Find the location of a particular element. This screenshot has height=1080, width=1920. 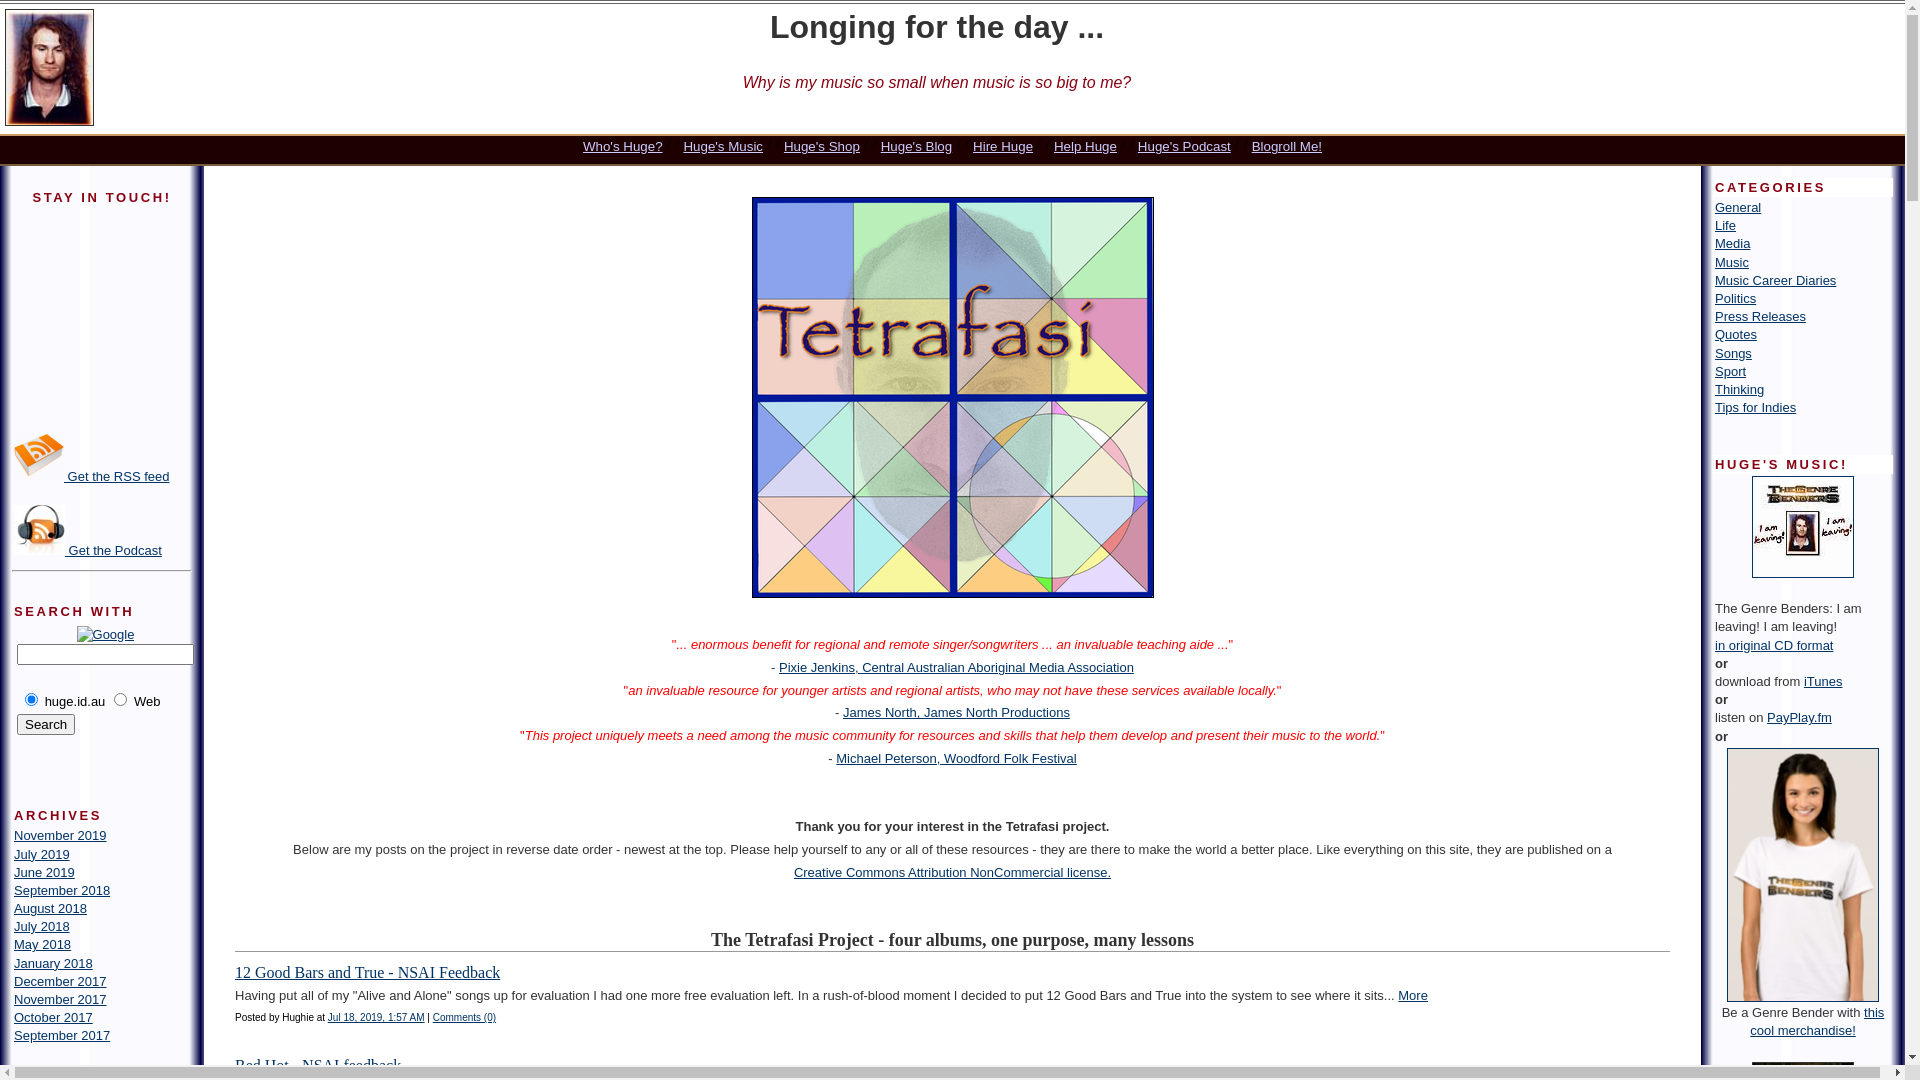

'PayPlay.fm' is located at coordinates (1799, 716).